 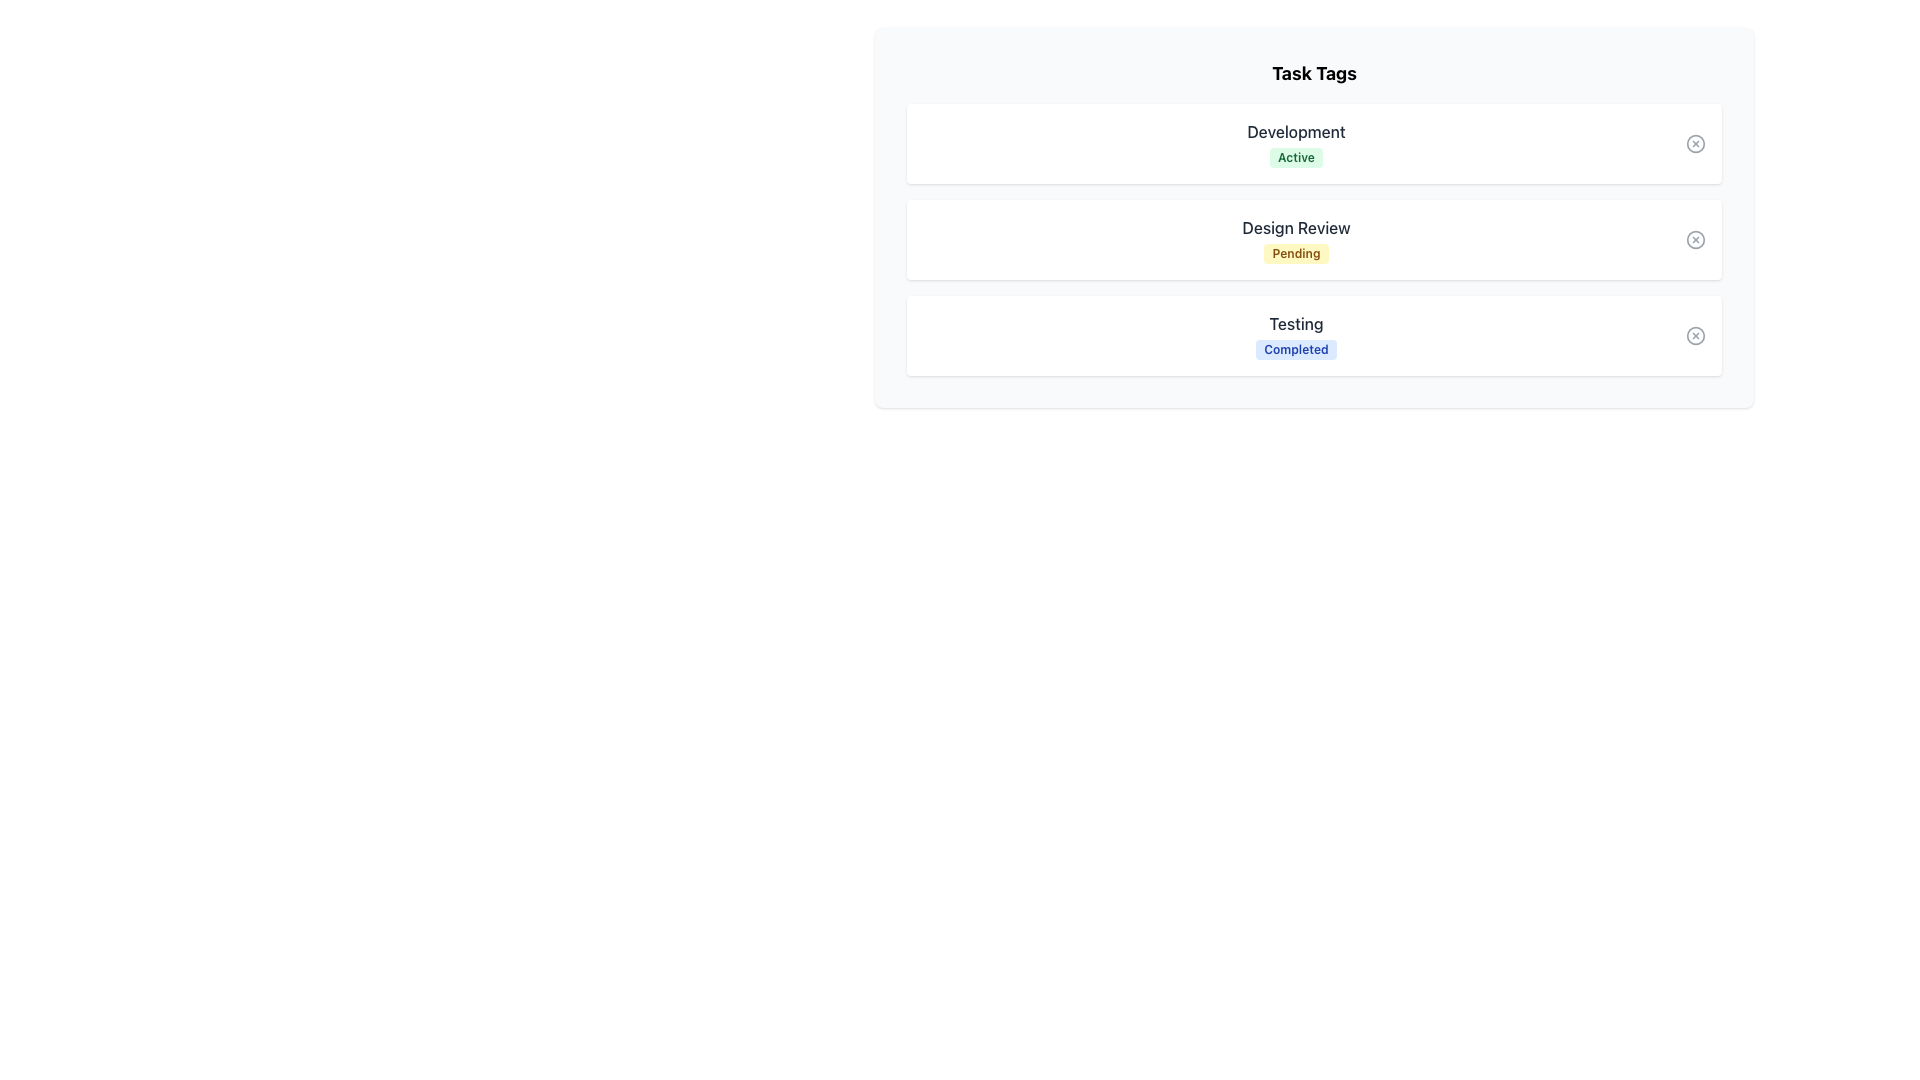 I want to click on status text displayed in the green badge labeled 'Active' located in the Label group under the header 'Task Tags', so click(x=1296, y=142).